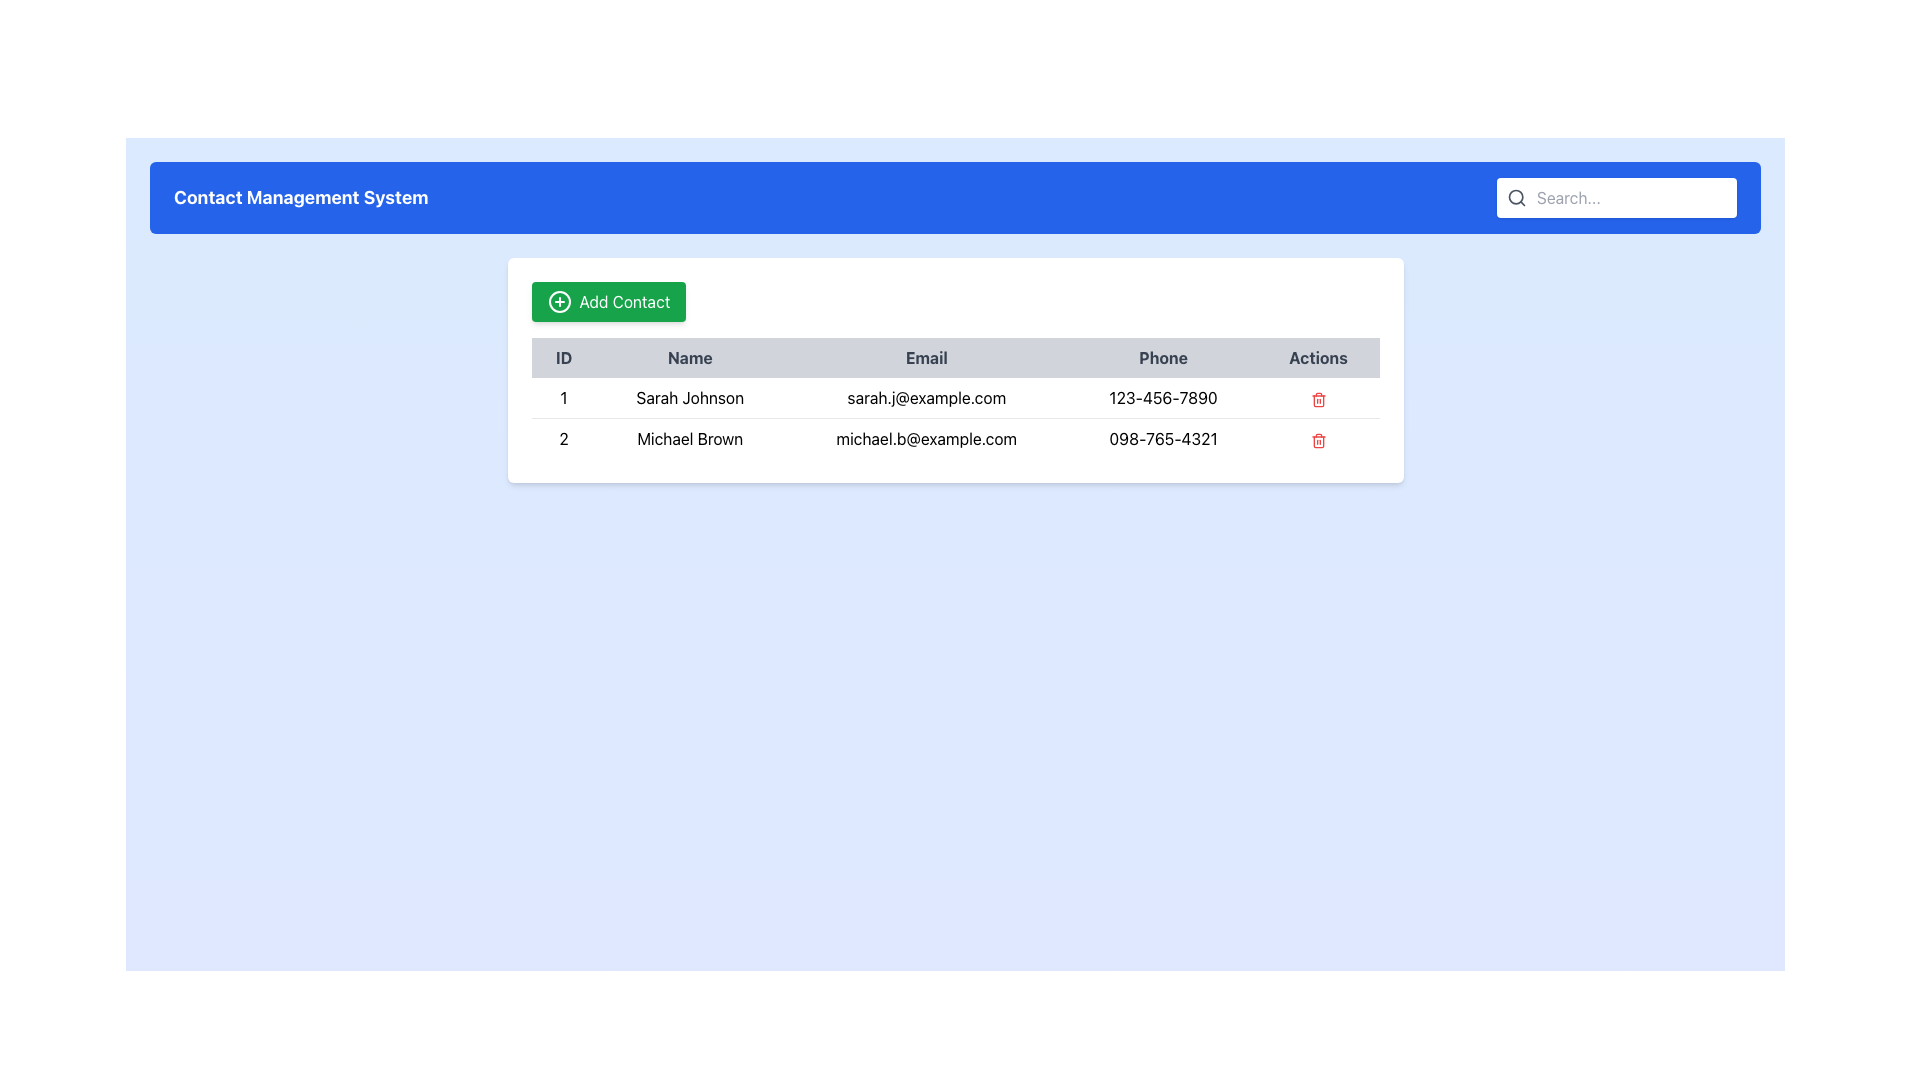 This screenshot has width=1920, height=1080. What do you see at coordinates (559, 301) in the screenshot?
I see `the SVG Circle element that serves as the background of the plus sign in the 'Add Contact' button, located at the top-left corner of the contact information card` at bounding box center [559, 301].